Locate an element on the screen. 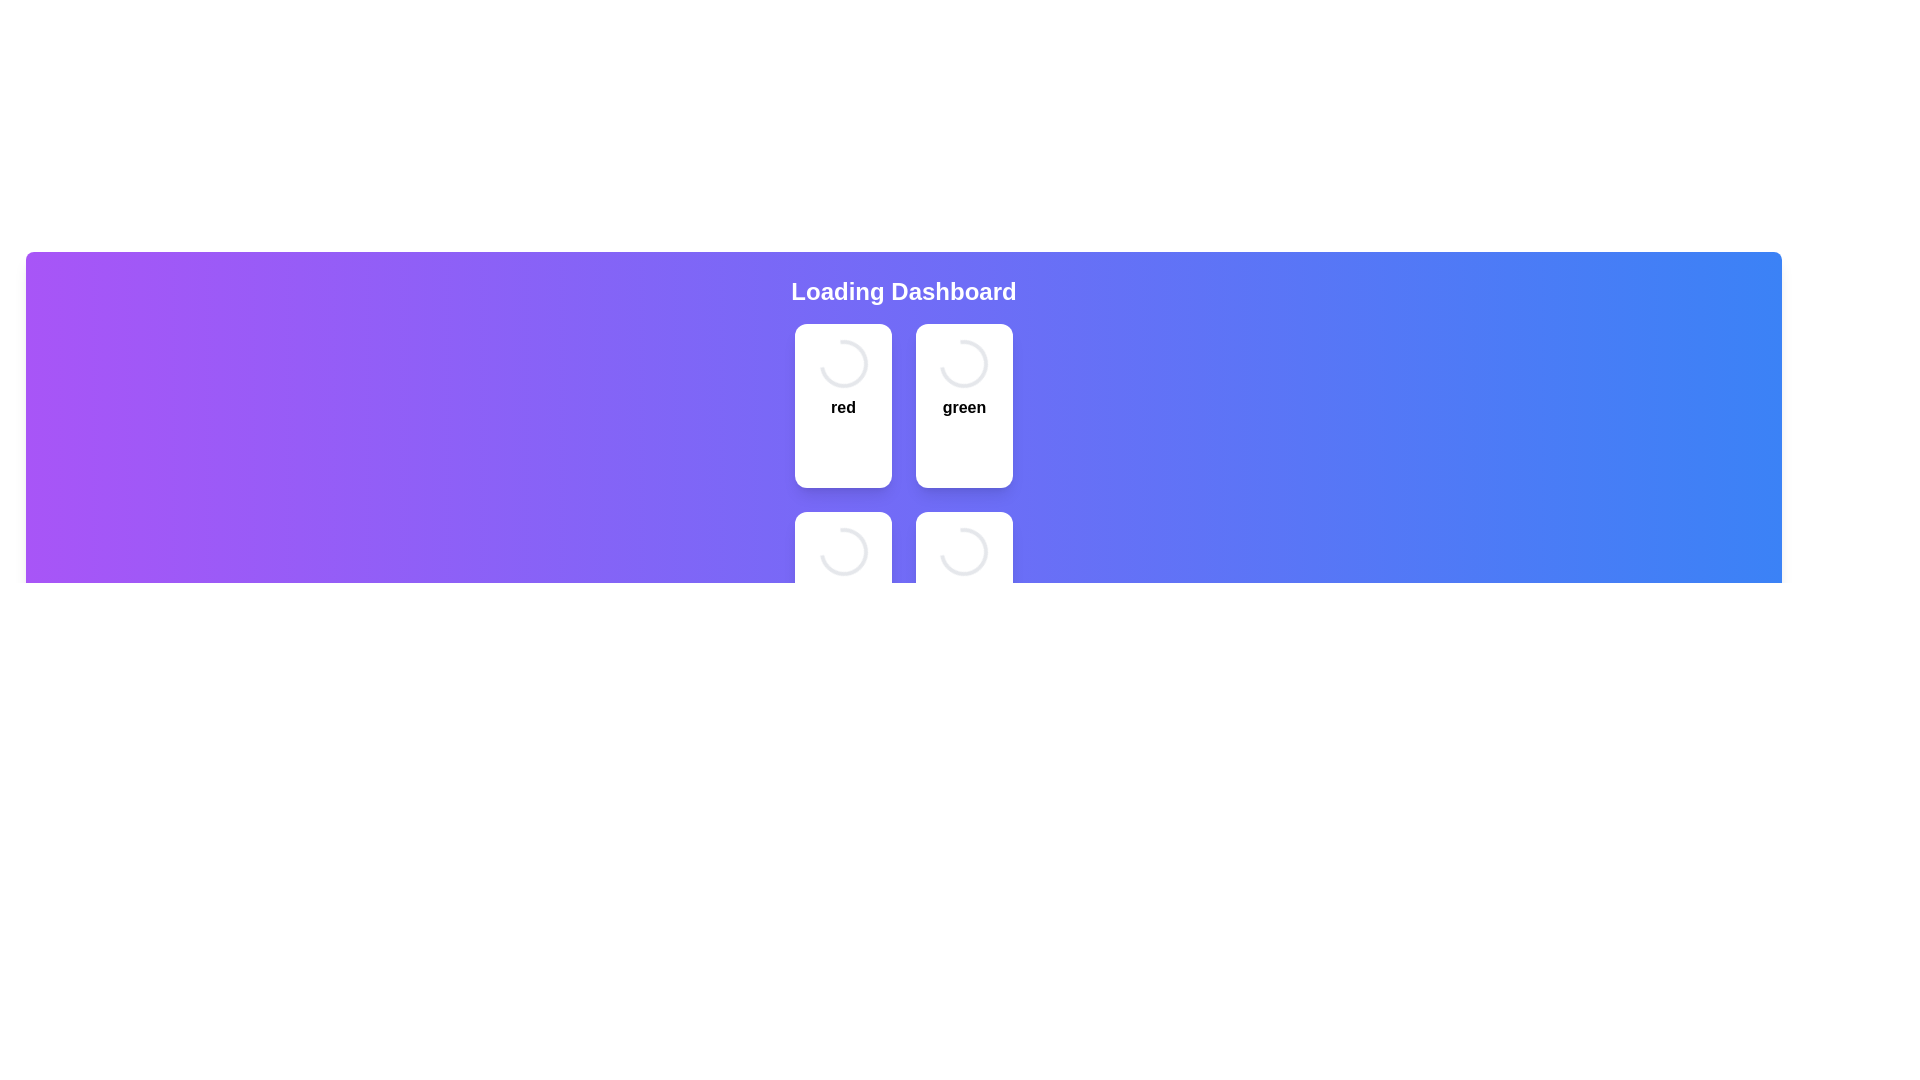  the status display indicating that the system is currently loading, located in the lower section of the main layout, below the grid of colored panels is located at coordinates (902, 782).